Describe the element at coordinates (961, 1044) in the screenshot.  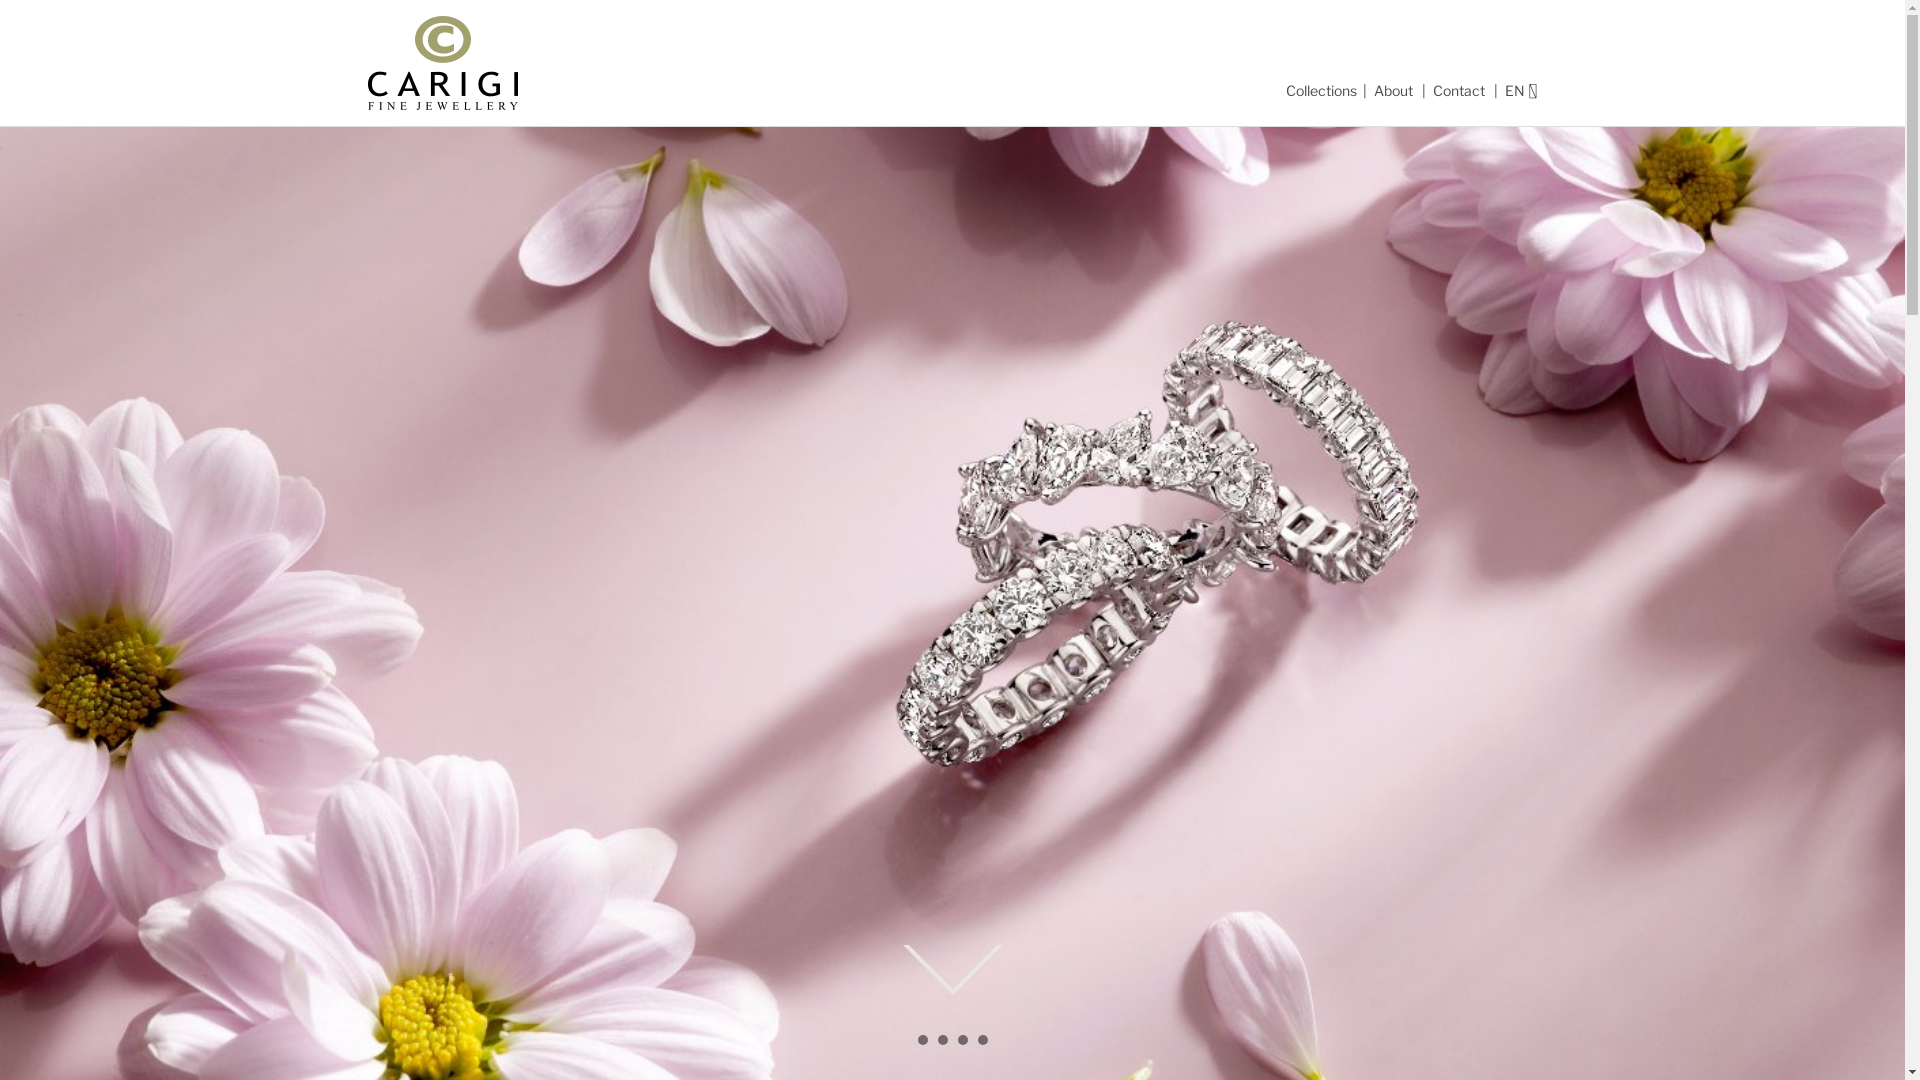
I see `'3'` at that location.